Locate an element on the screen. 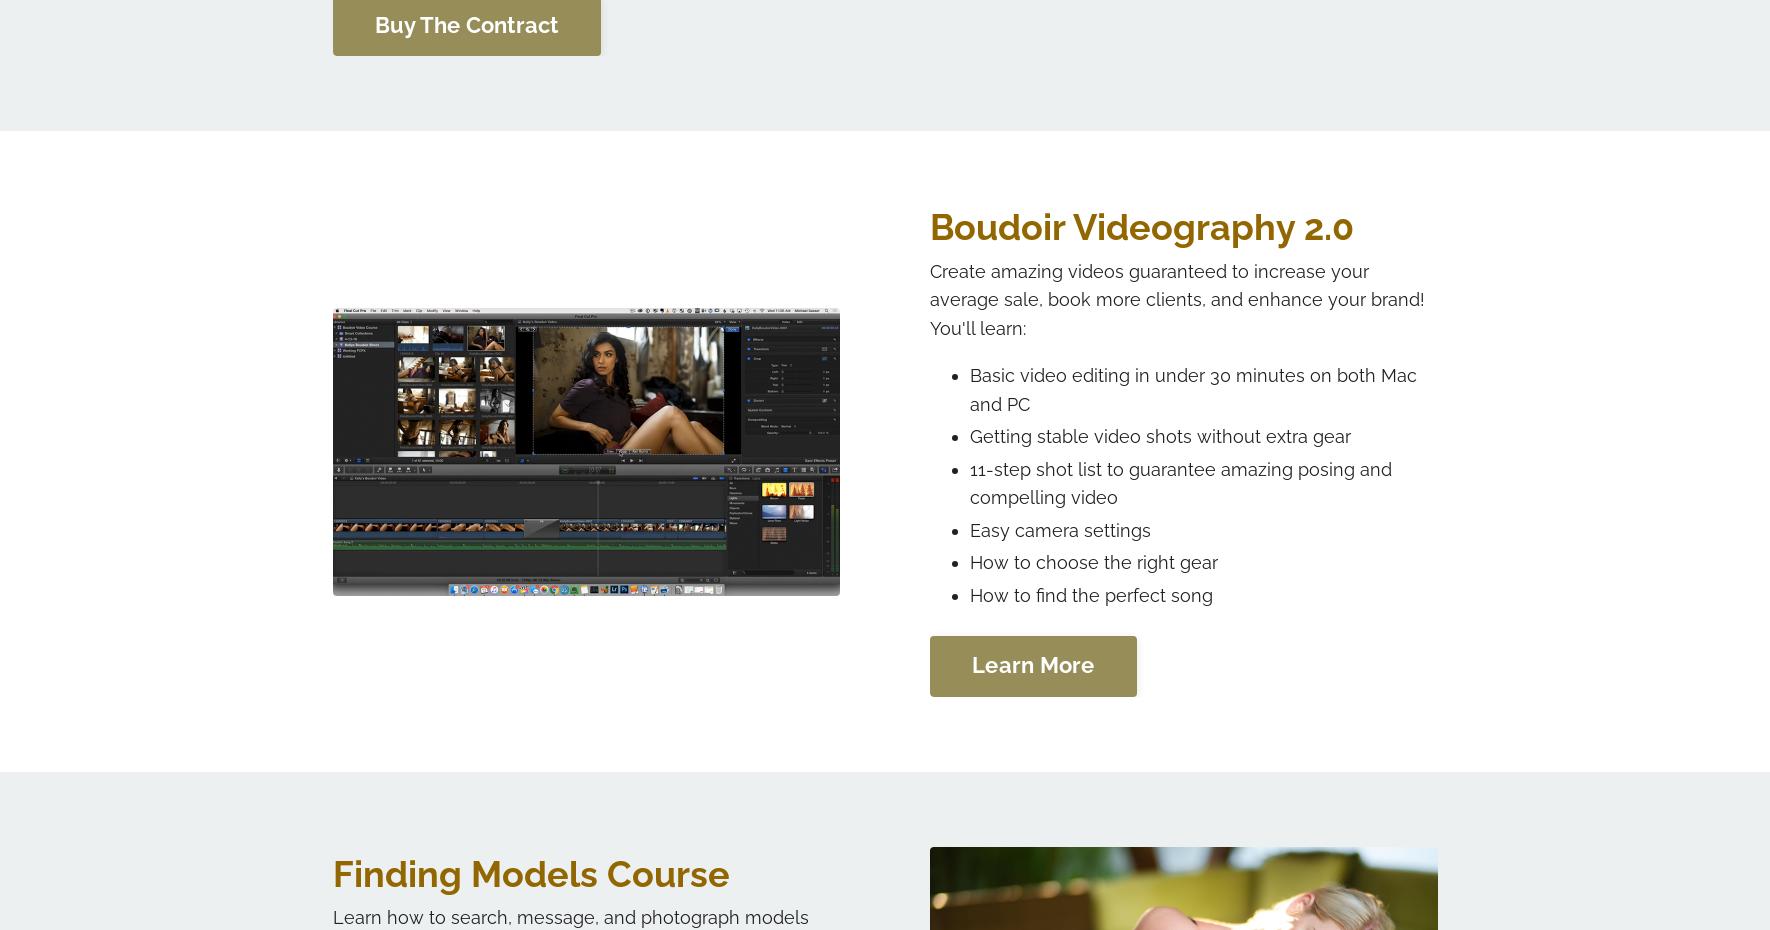 This screenshot has width=1770, height=930. '11-step shot list to guarantee amazing posing and compelling video' is located at coordinates (1180, 482).